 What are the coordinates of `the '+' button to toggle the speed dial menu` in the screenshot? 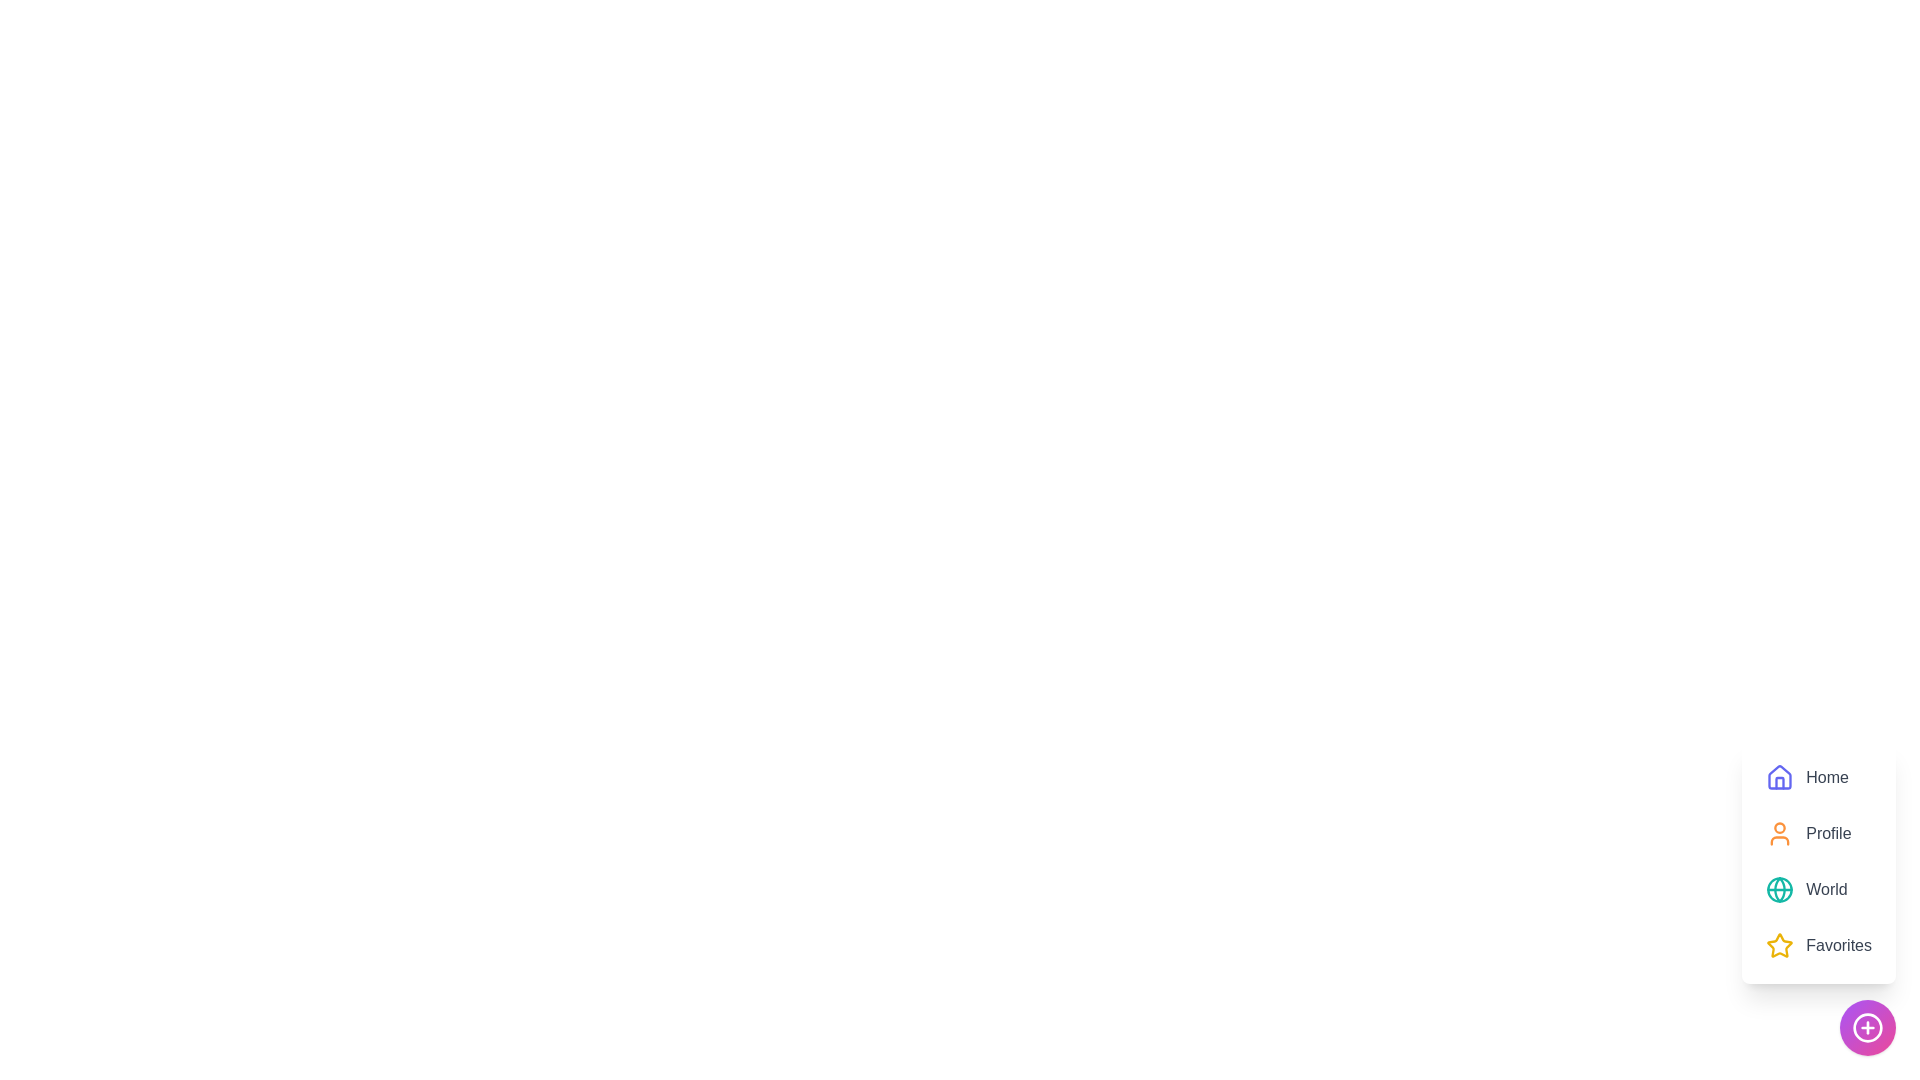 It's located at (1866, 1028).